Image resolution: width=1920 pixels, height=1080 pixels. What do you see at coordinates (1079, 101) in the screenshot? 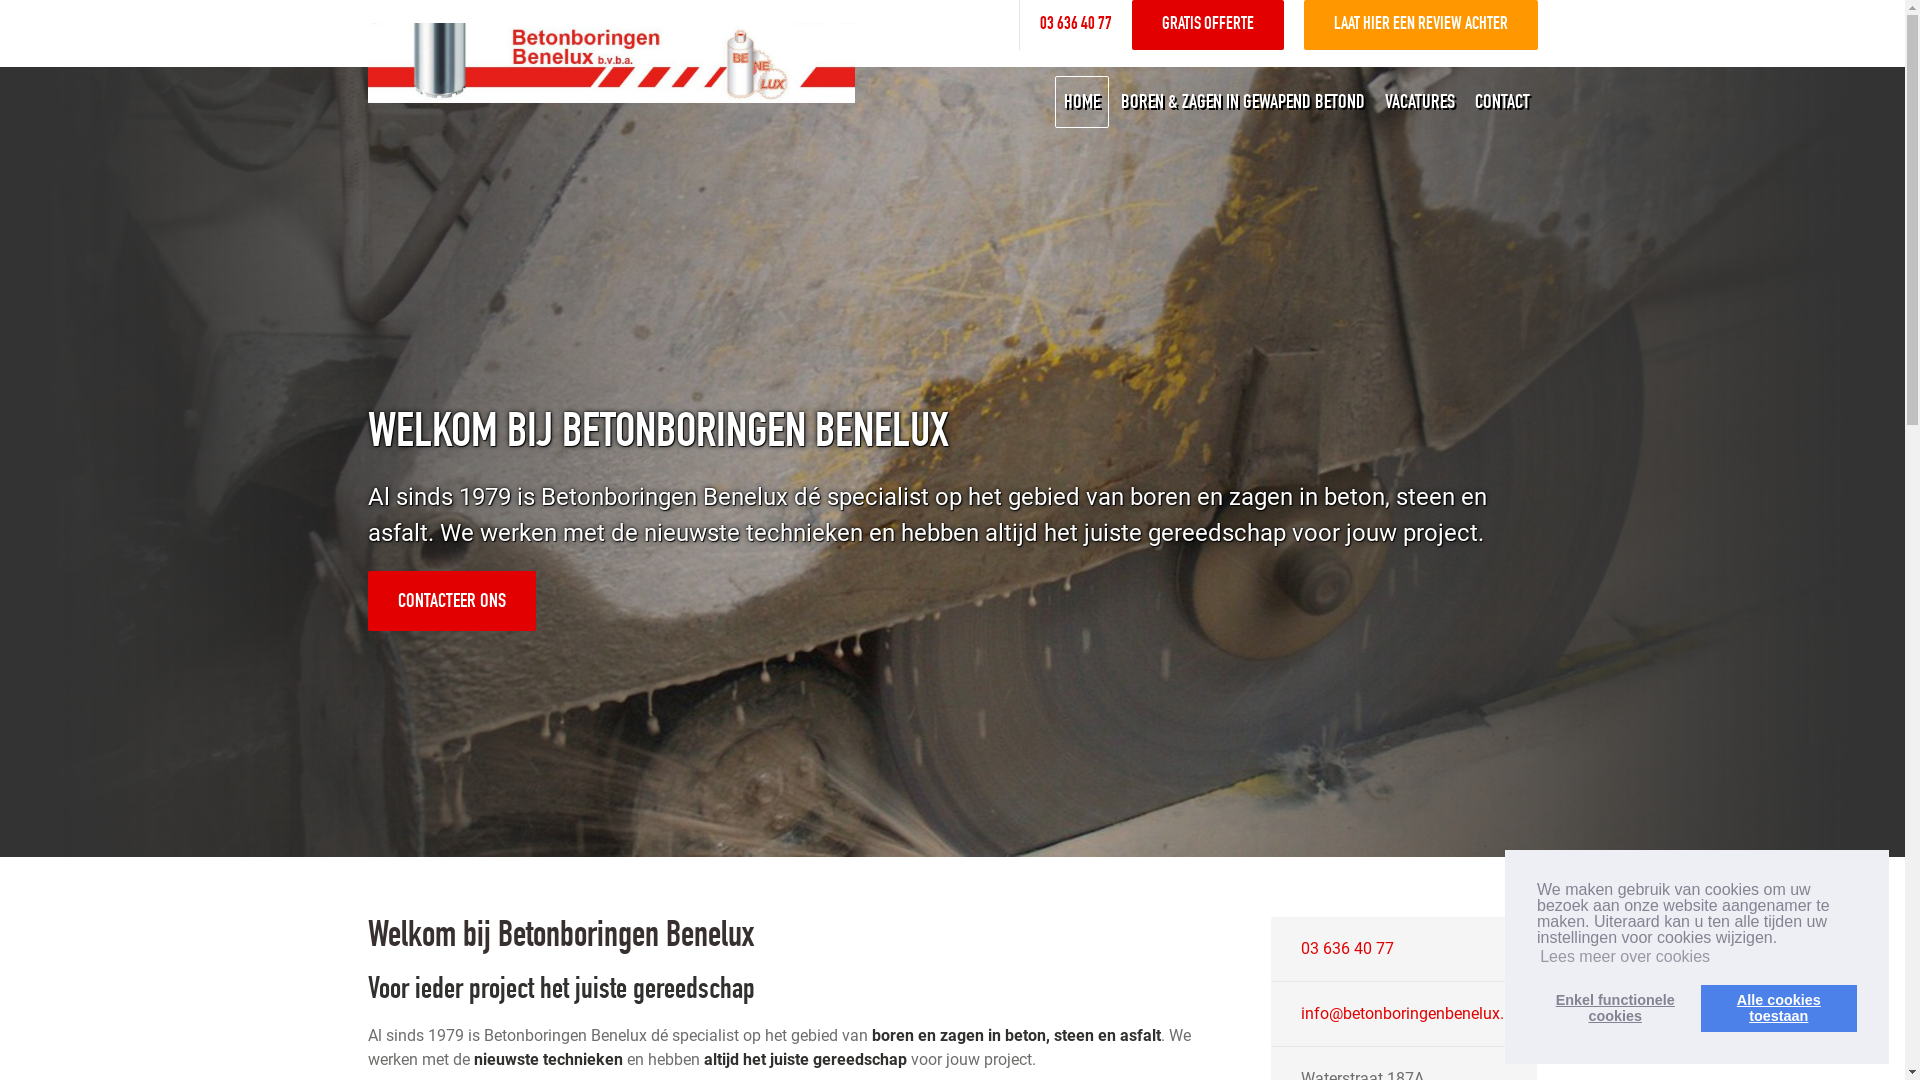
I see `'HOME'` at bounding box center [1079, 101].